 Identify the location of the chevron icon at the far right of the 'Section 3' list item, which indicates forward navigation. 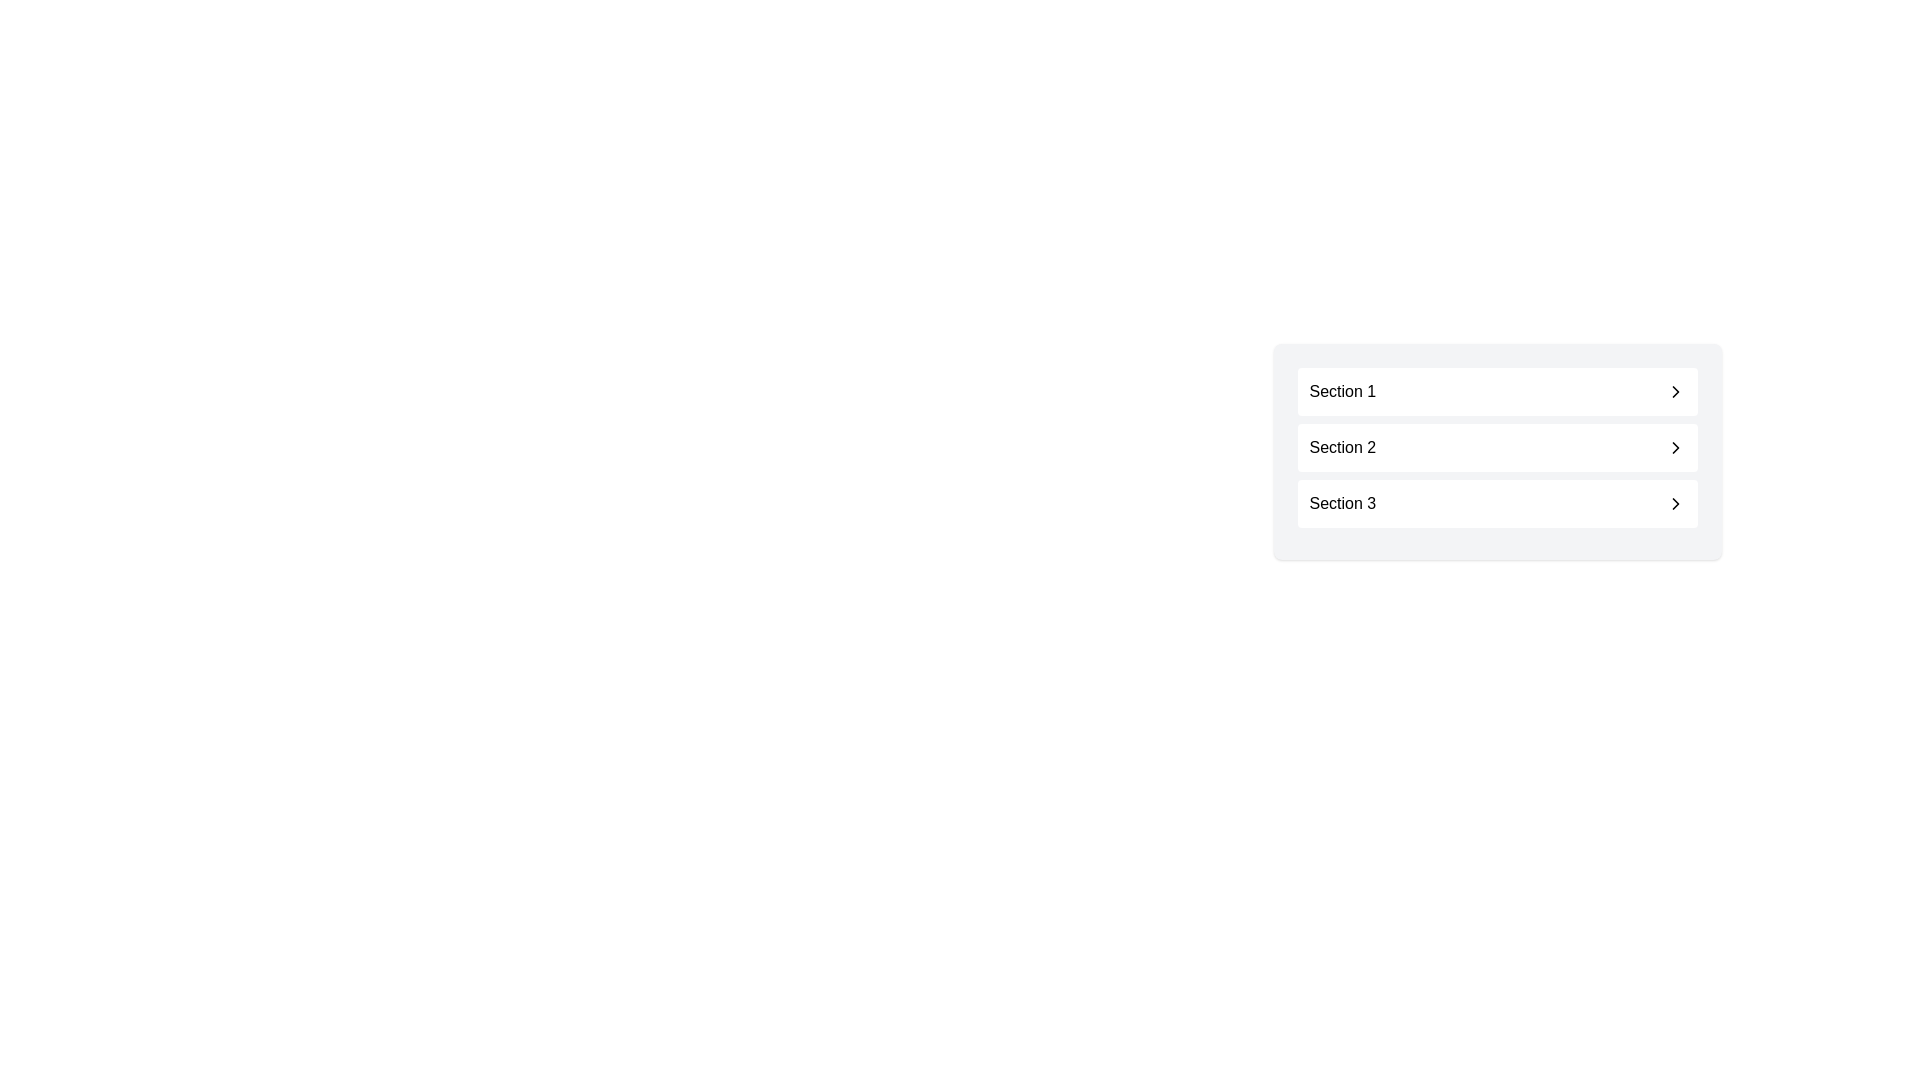
(1675, 503).